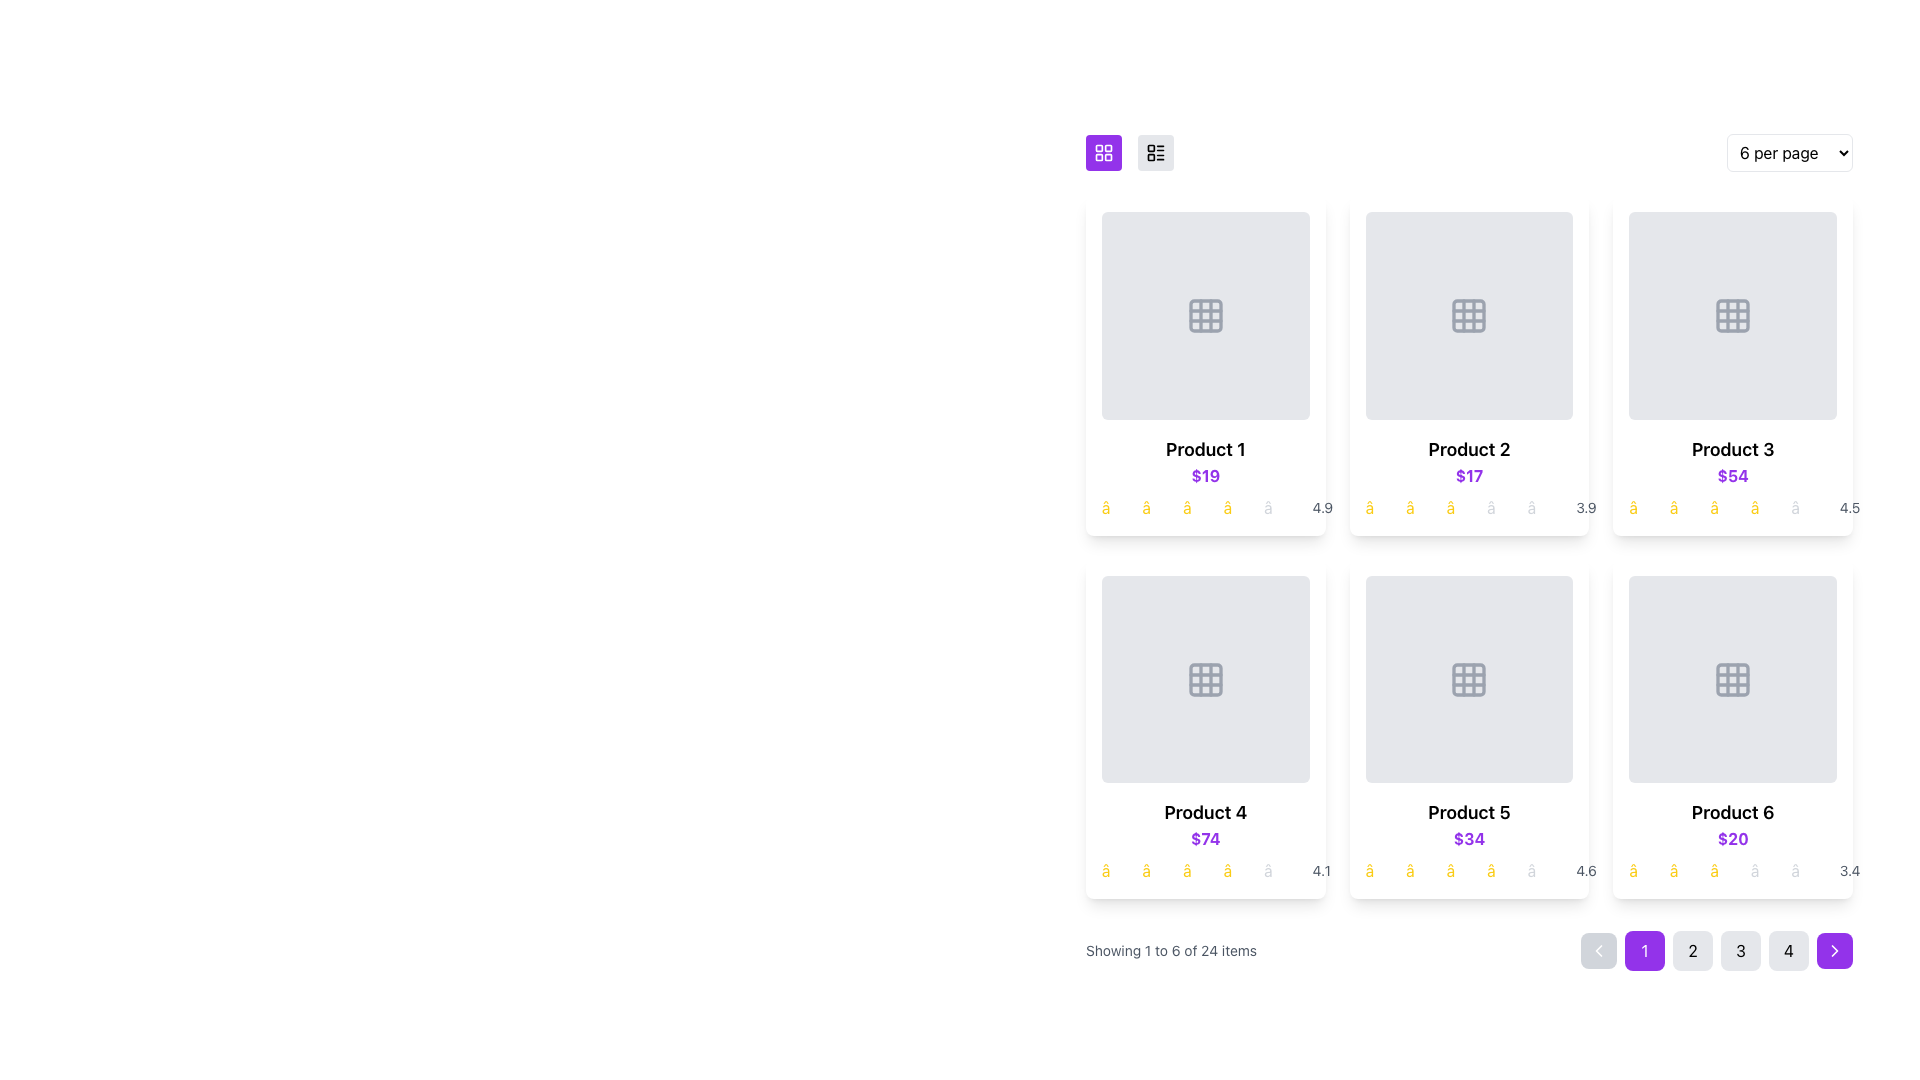  What do you see at coordinates (1156, 152) in the screenshot?
I see `the toggle button for switching the display view to a list layout, located in the top-right of the interface, near a grid layout icon` at bounding box center [1156, 152].